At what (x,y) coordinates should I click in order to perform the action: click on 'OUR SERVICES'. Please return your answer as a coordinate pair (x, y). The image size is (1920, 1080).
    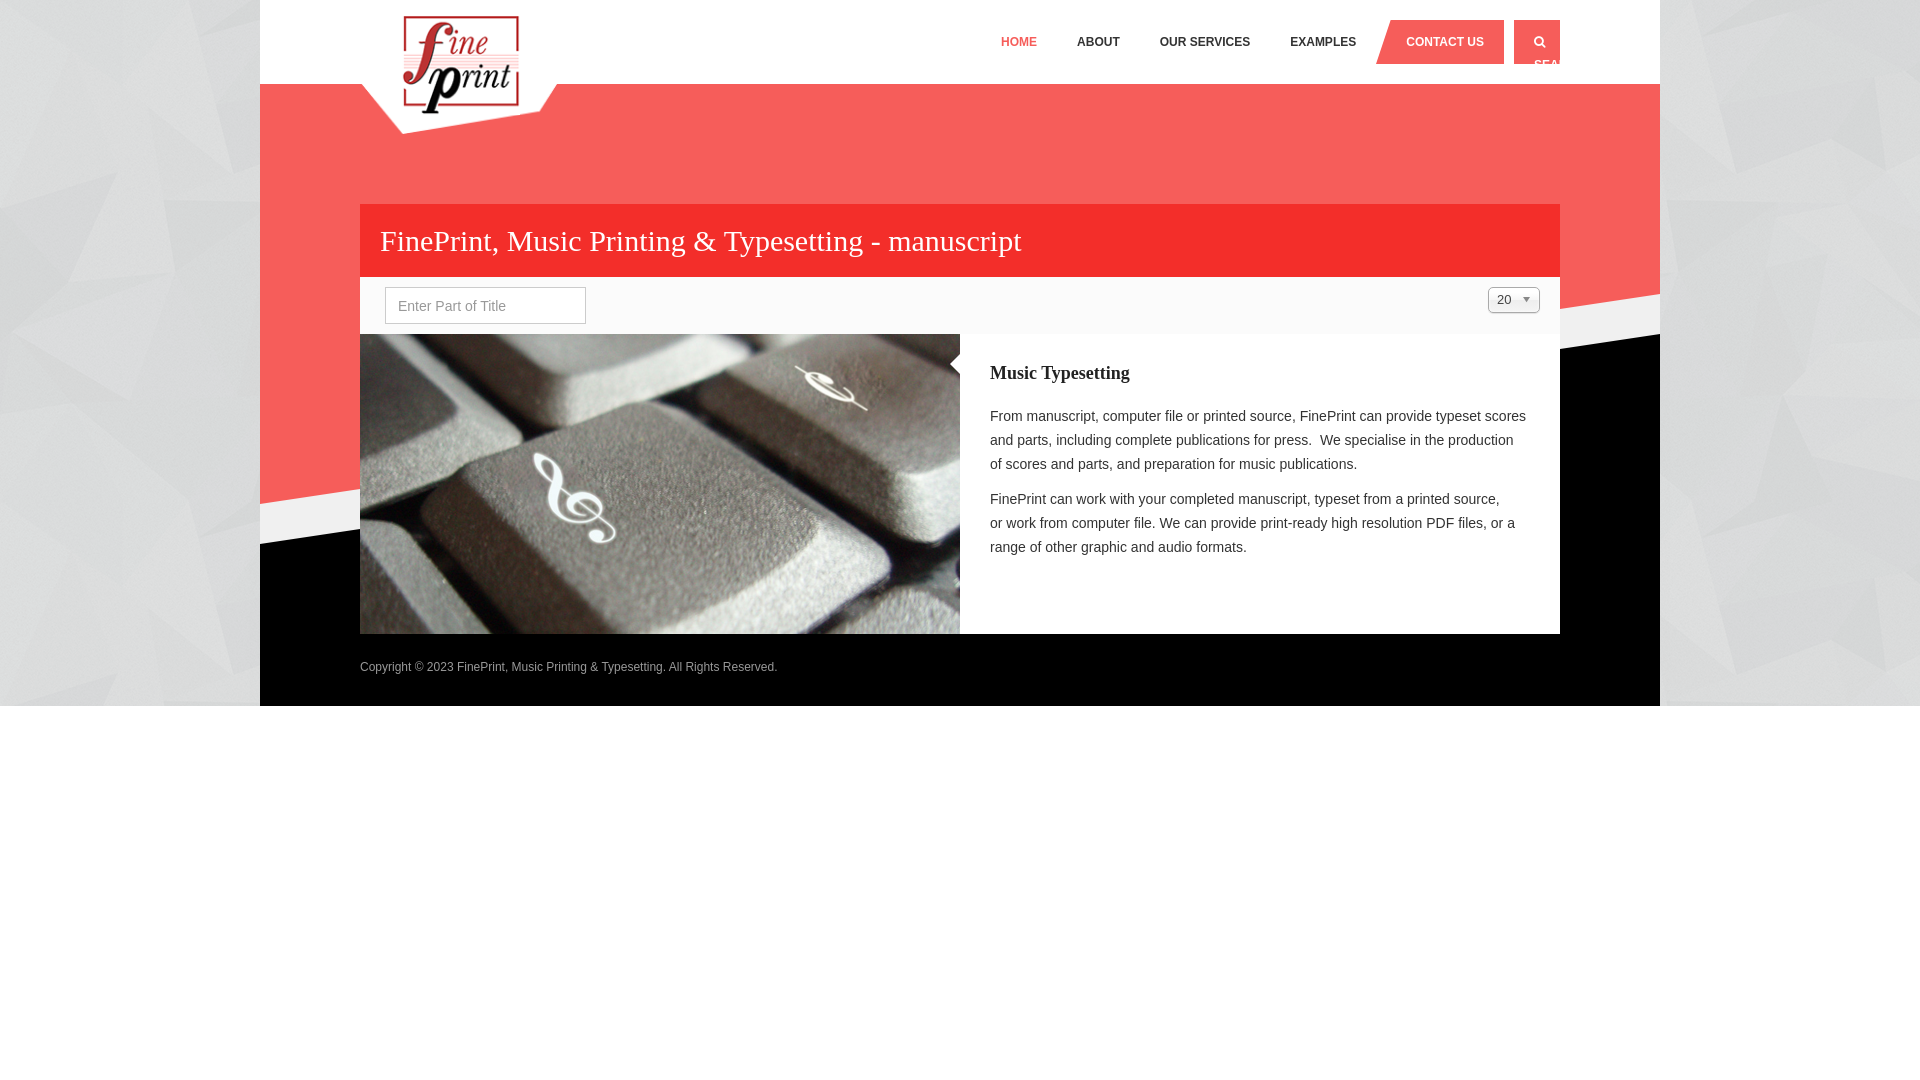
    Looking at the image, I should click on (1203, 42).